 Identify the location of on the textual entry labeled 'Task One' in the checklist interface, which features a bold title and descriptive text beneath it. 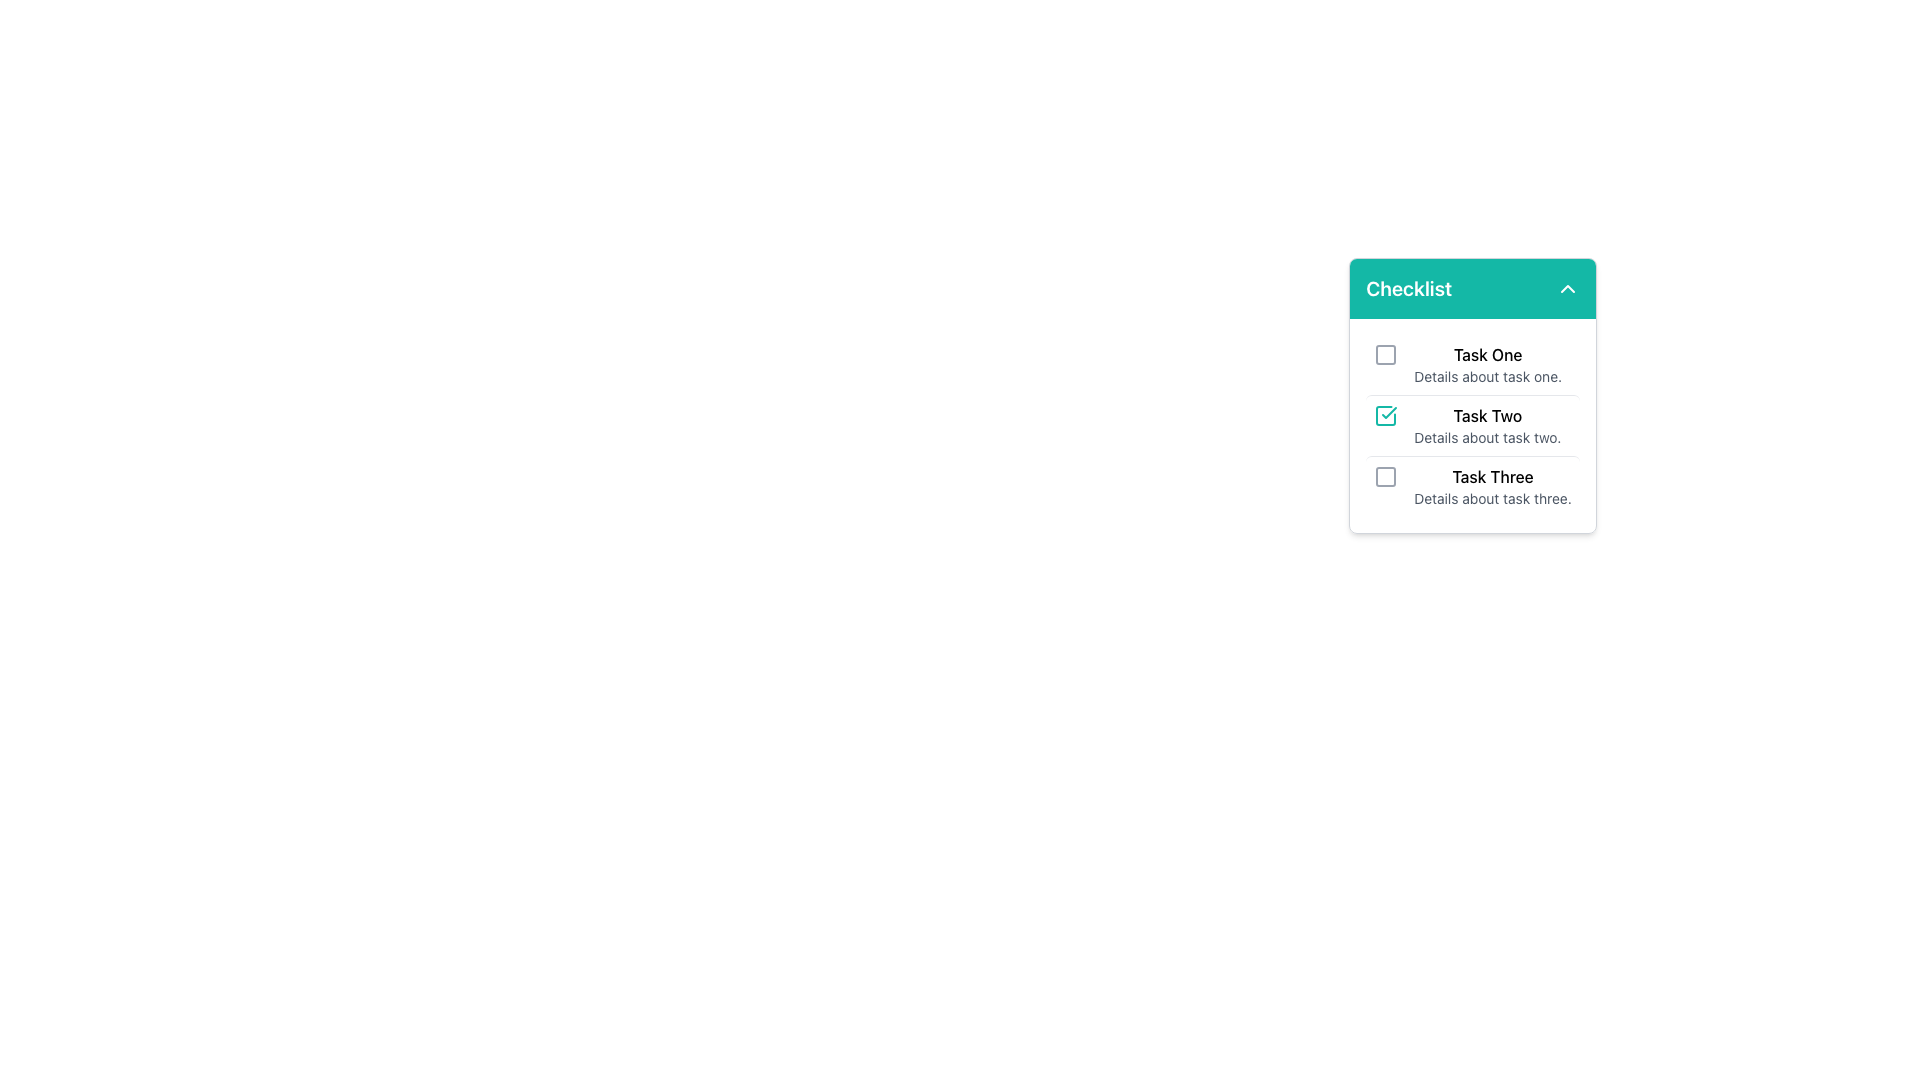
(1488, 365).